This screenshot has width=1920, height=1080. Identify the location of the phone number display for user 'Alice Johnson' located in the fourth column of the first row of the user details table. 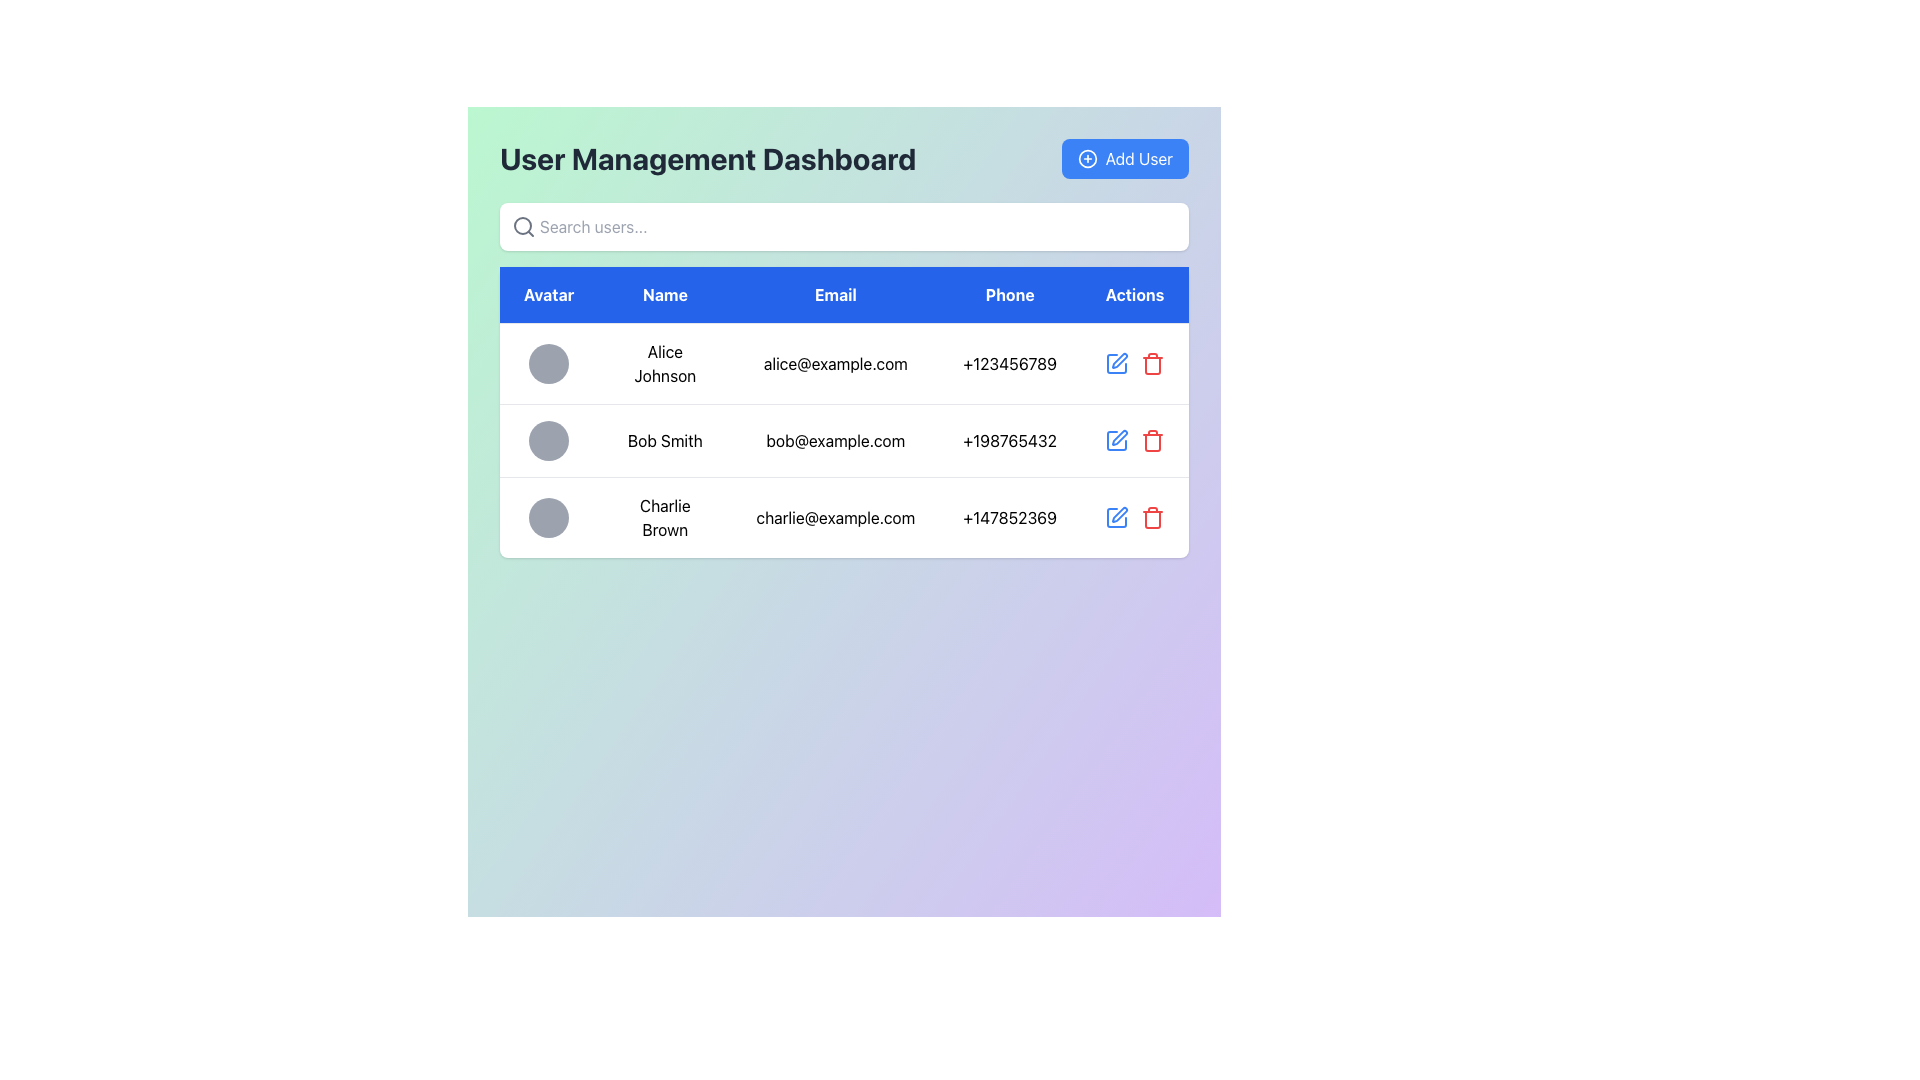
(1010, 363).